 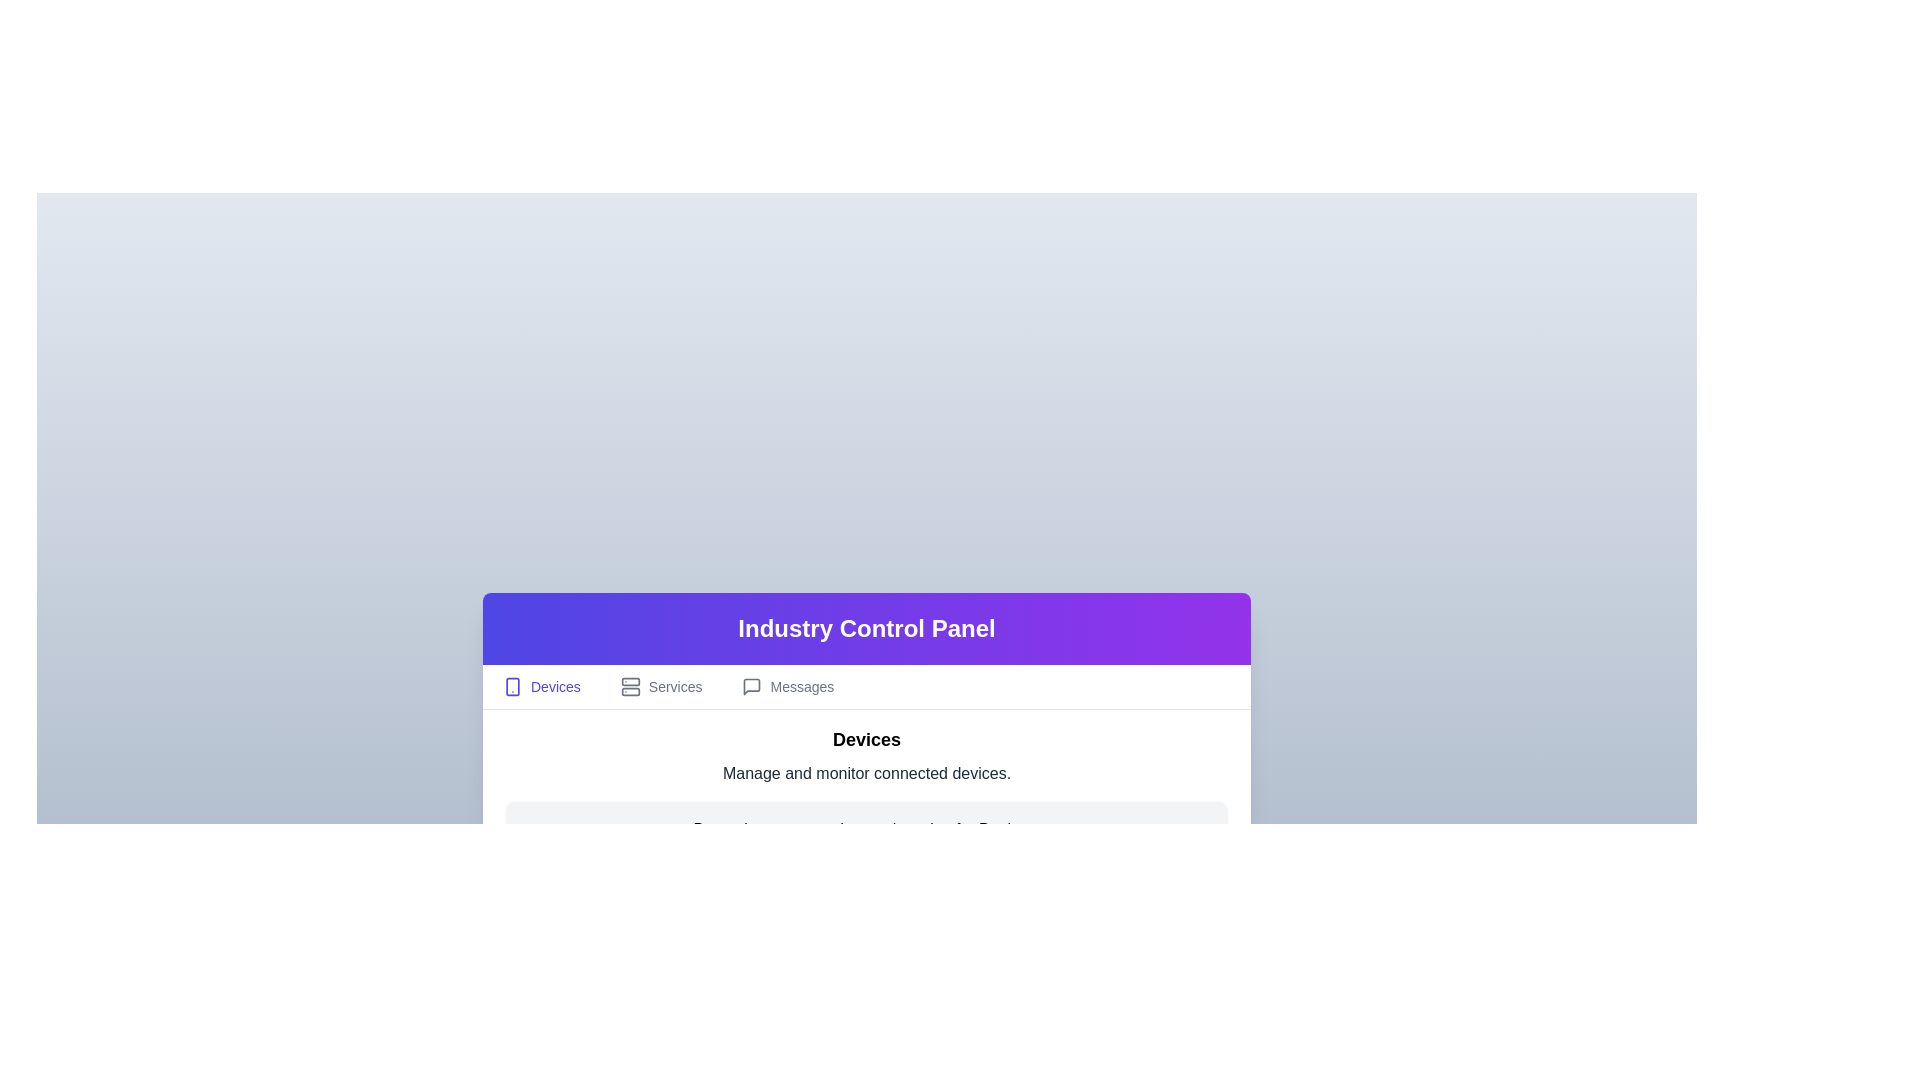 I want to click on the Messages tab, so click(x=787, y=685).